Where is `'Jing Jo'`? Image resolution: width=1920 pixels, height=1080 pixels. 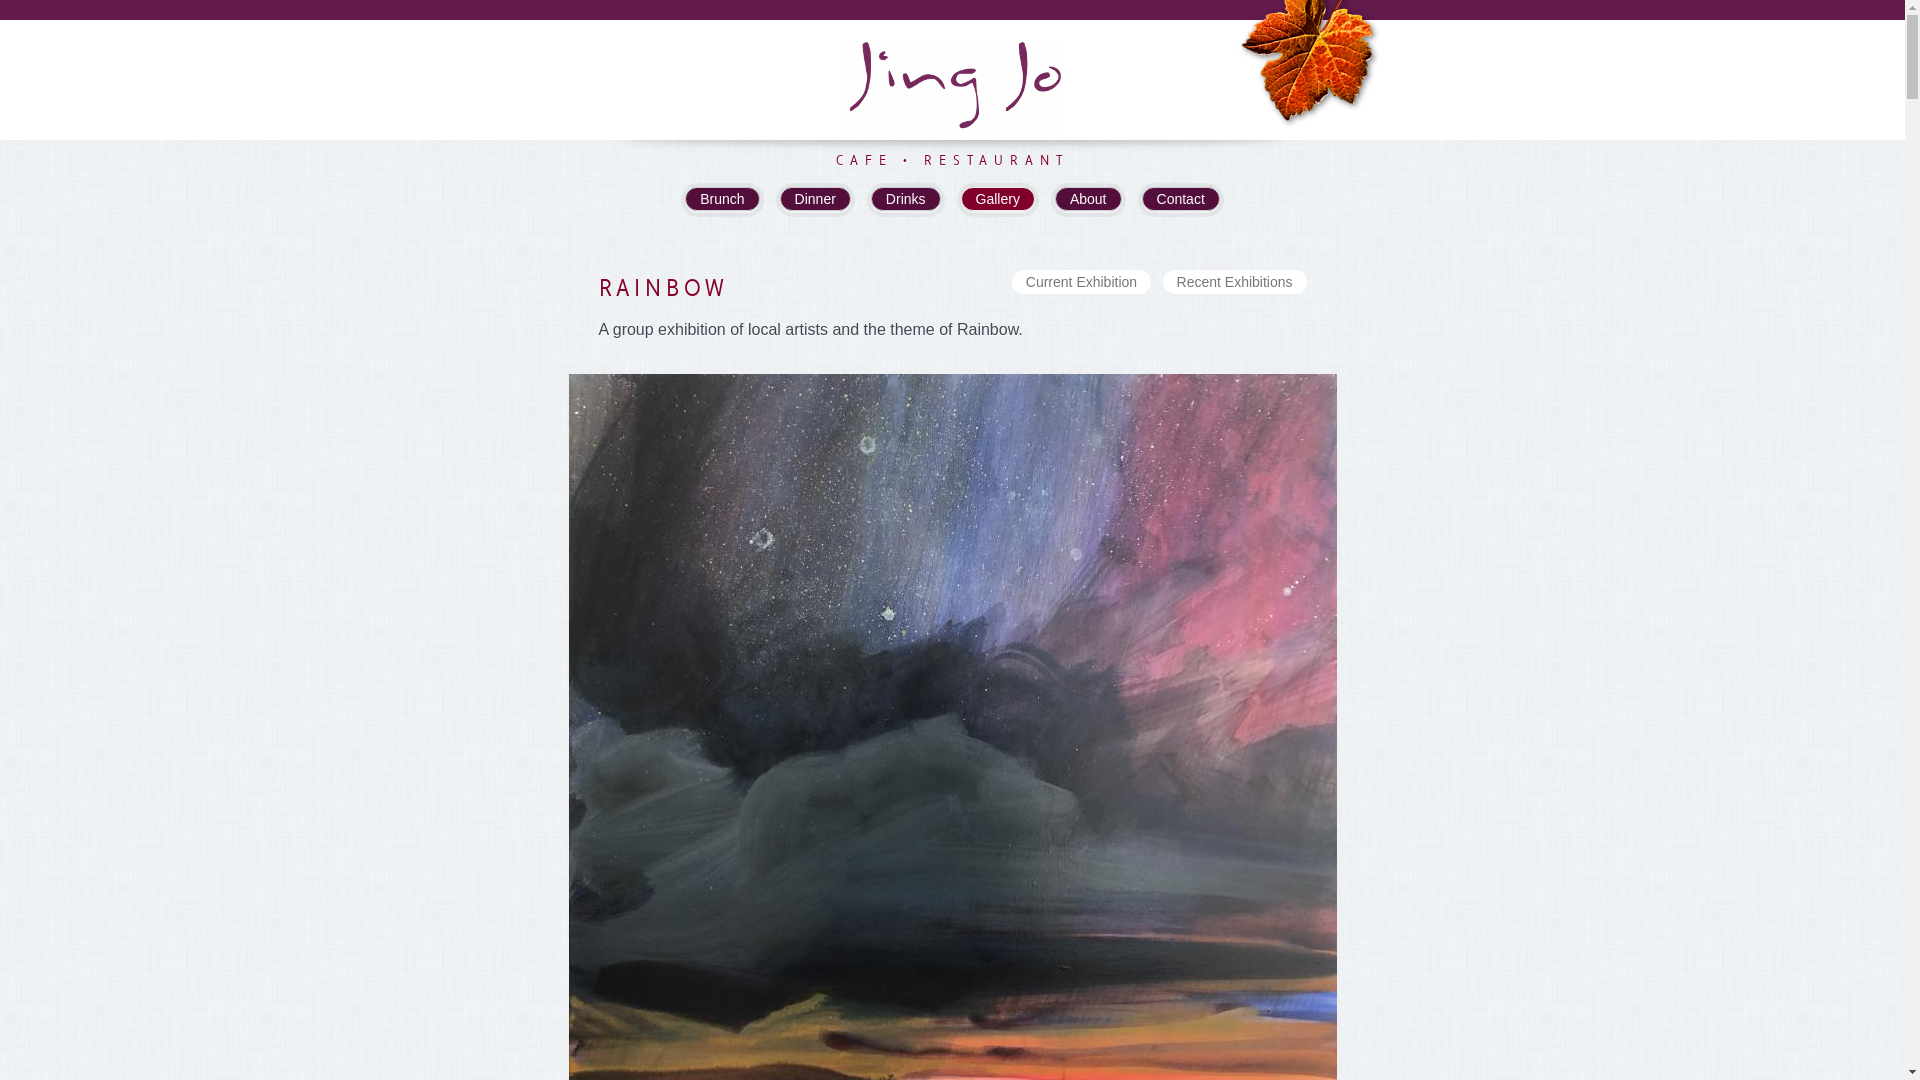 'Jing Jo' is located at coordinates (841, 64).